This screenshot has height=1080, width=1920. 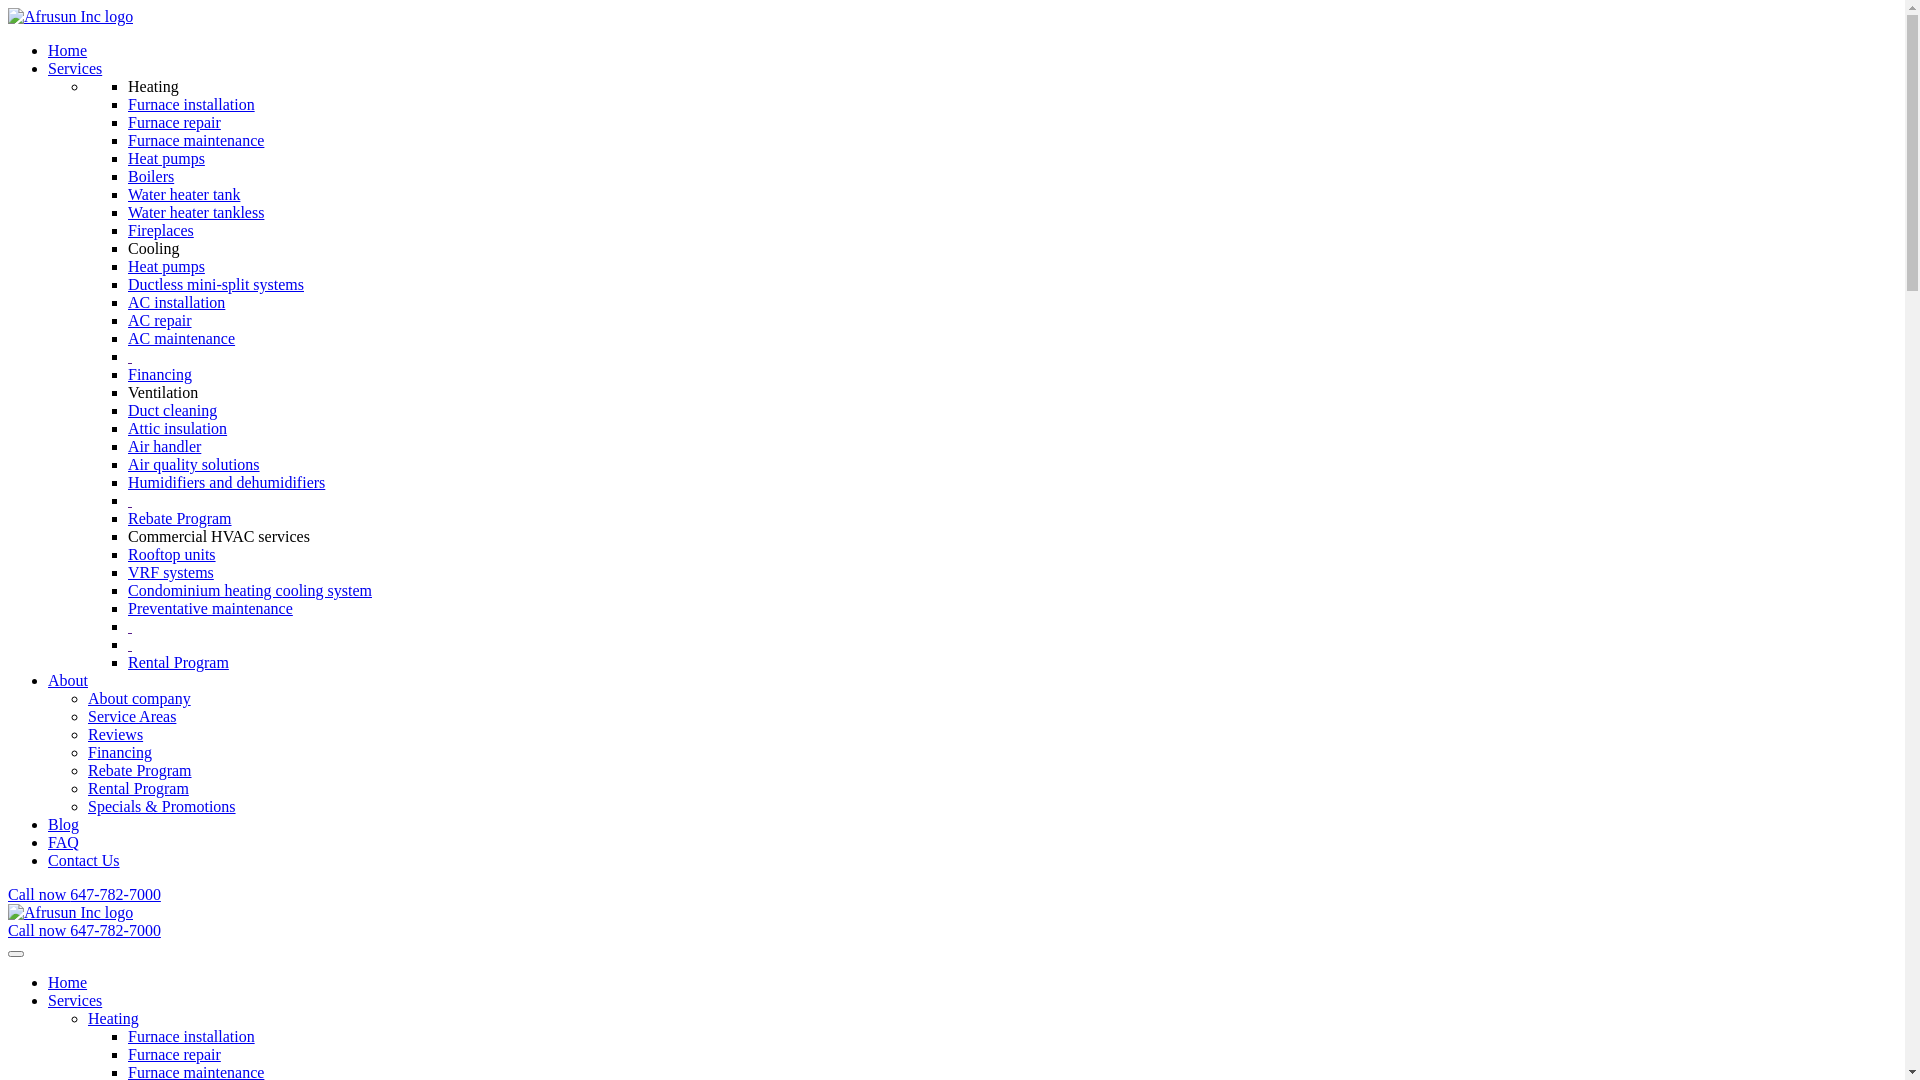 What do you see at coordinates (196, 212) in the screenshot?
I see `'Water heater tankless'` at bounding box center [196, 212].